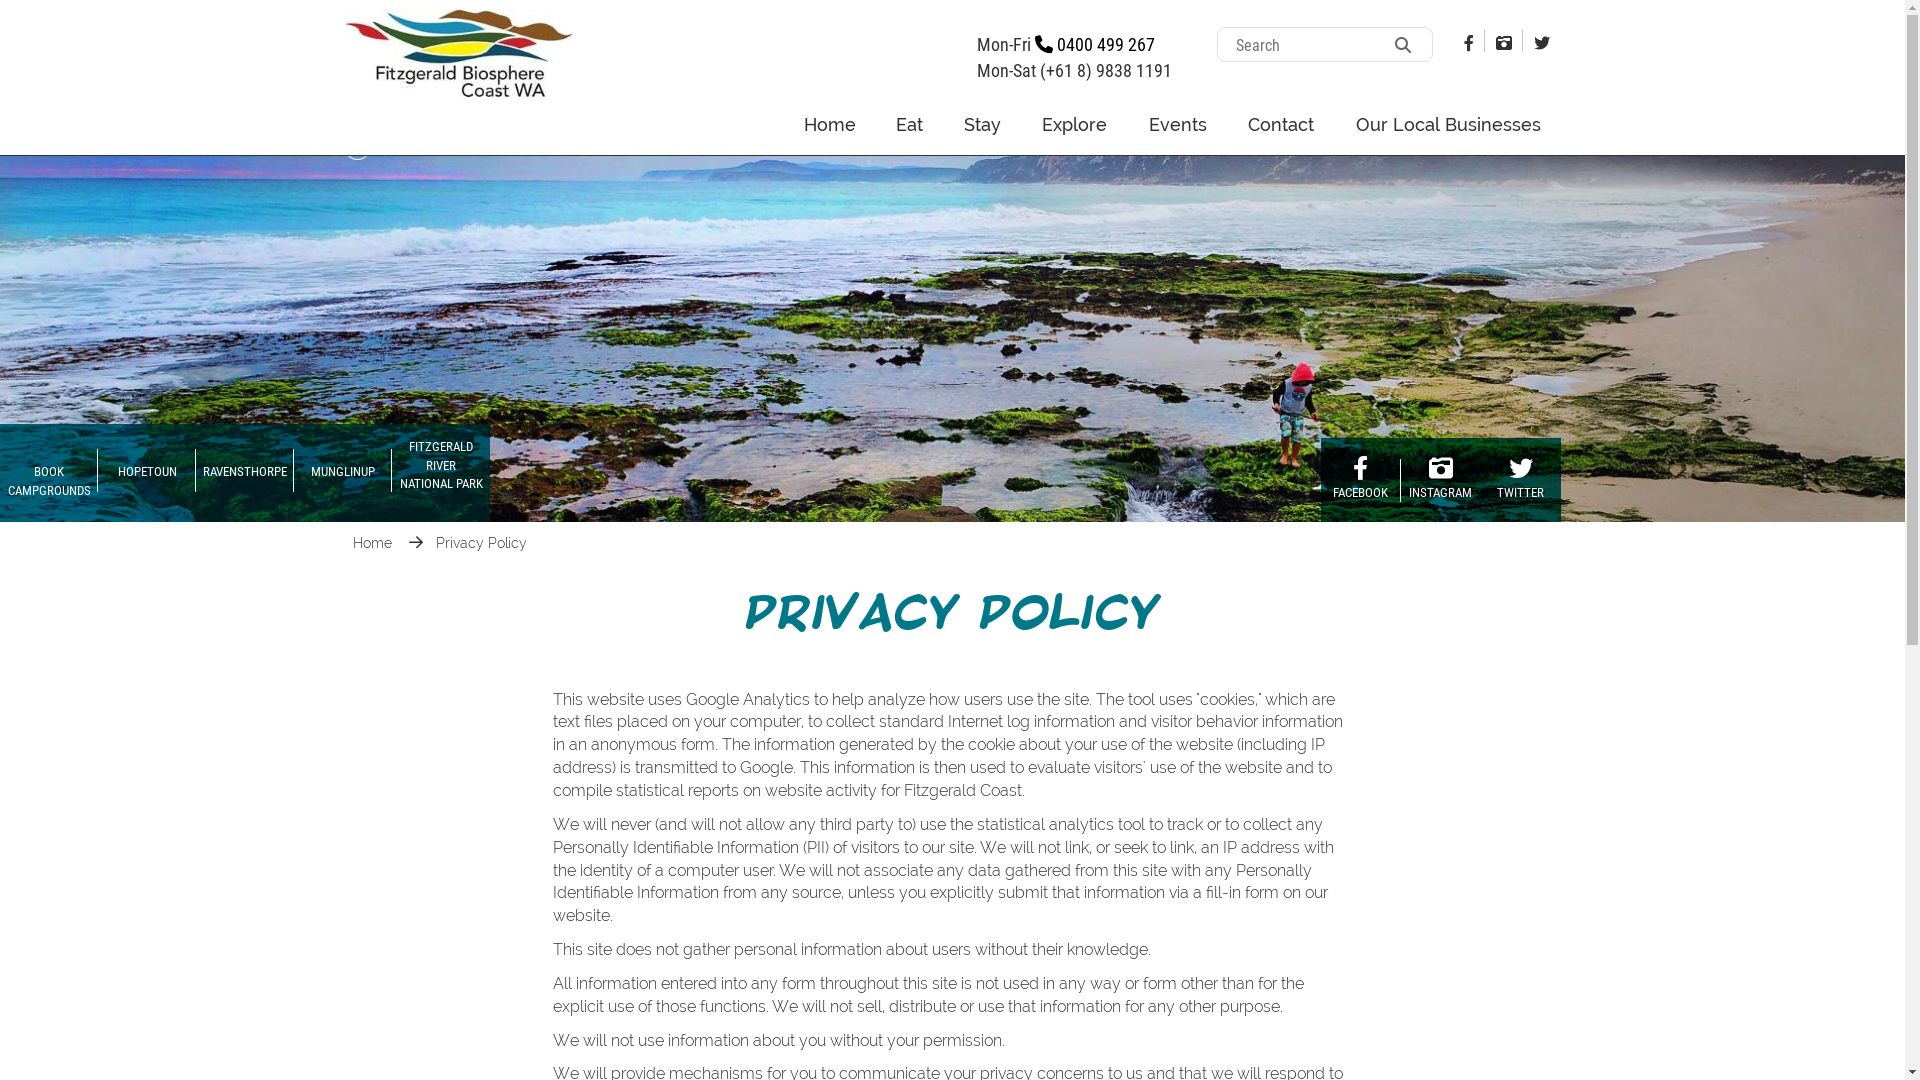  I want to click on 'BOOK CAMPGROUNDS', so click(48, 473).